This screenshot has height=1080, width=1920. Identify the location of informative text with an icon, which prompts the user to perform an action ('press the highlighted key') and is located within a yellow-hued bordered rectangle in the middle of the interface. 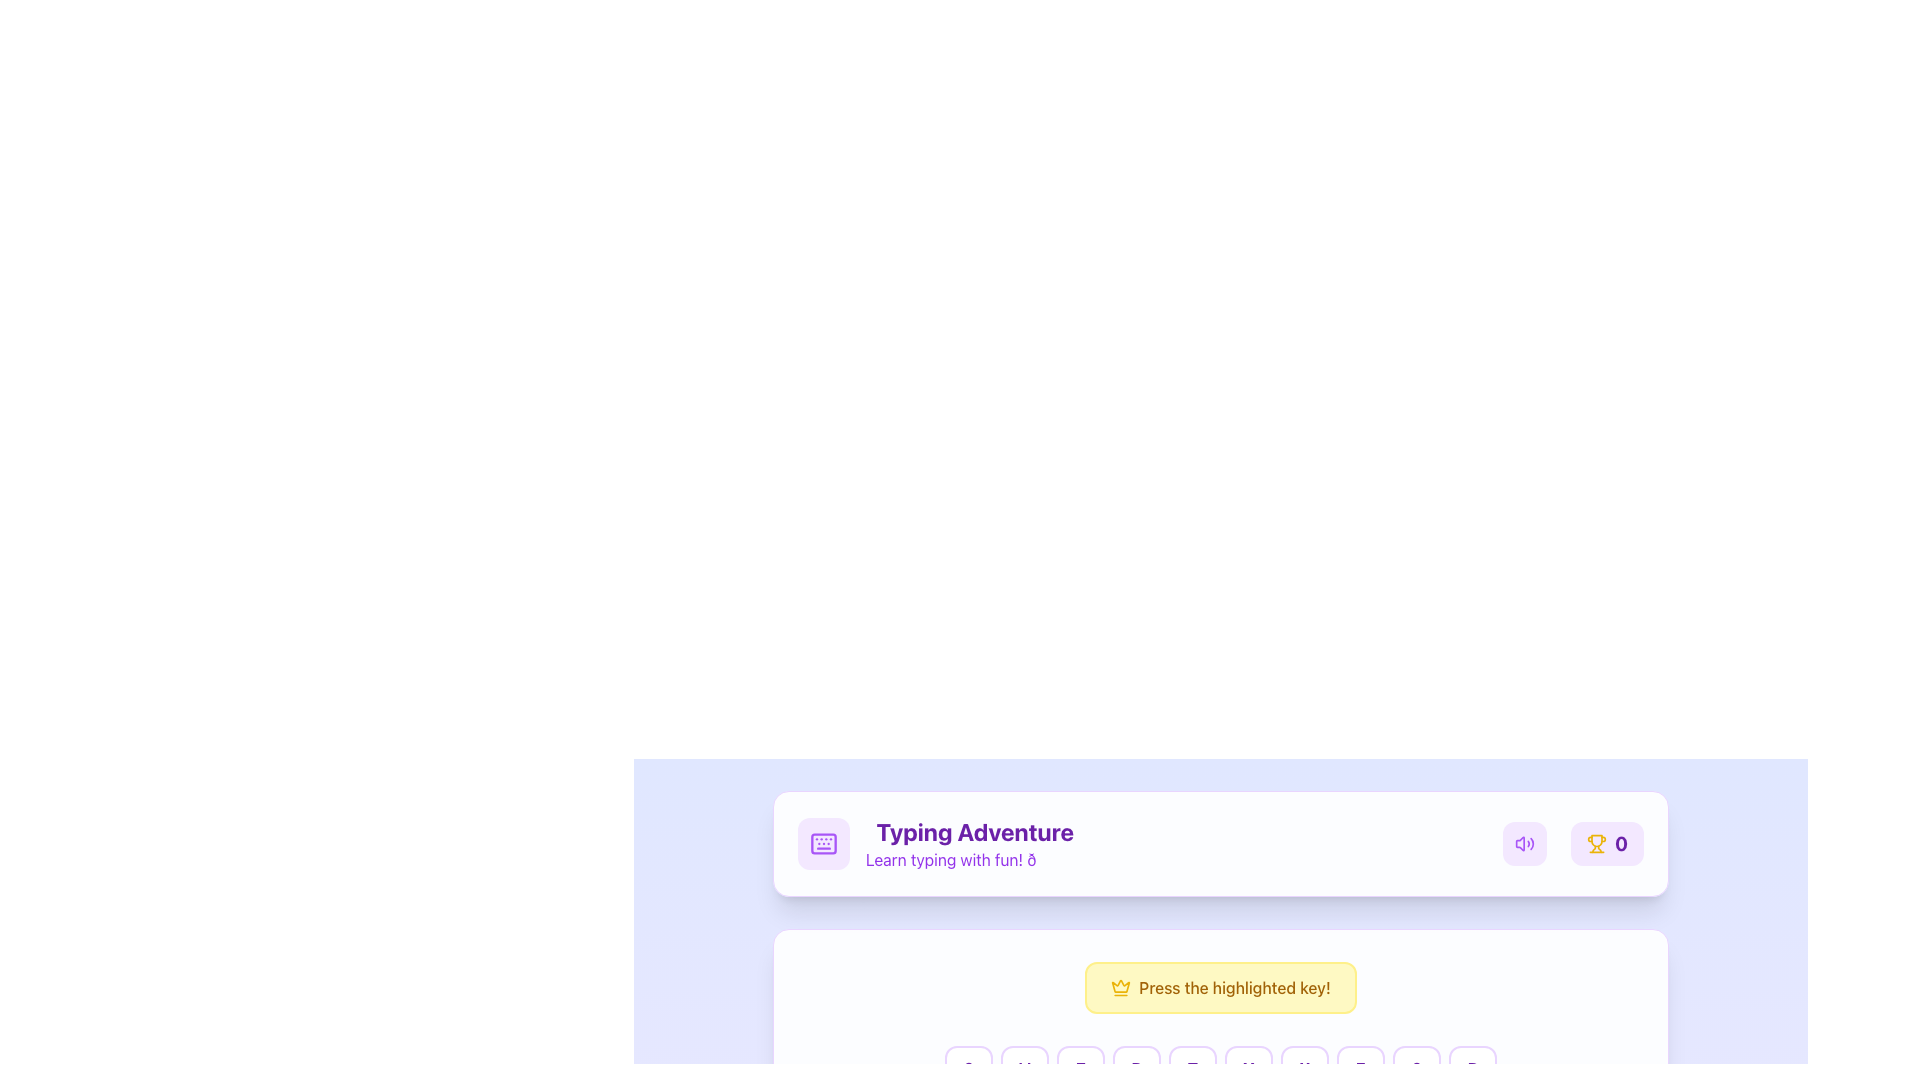
(1219, 986).